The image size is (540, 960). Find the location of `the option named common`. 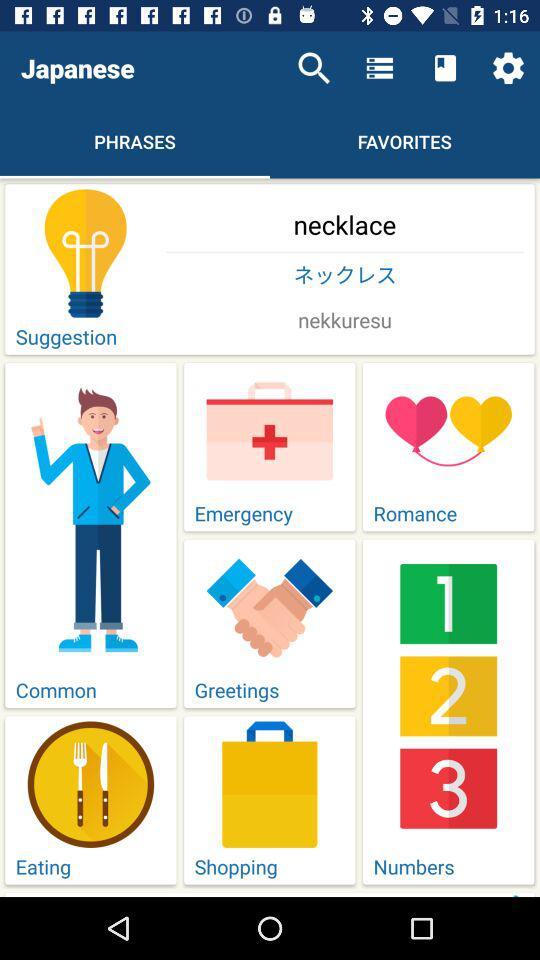

the option named common is located at coordinates (89, 534).